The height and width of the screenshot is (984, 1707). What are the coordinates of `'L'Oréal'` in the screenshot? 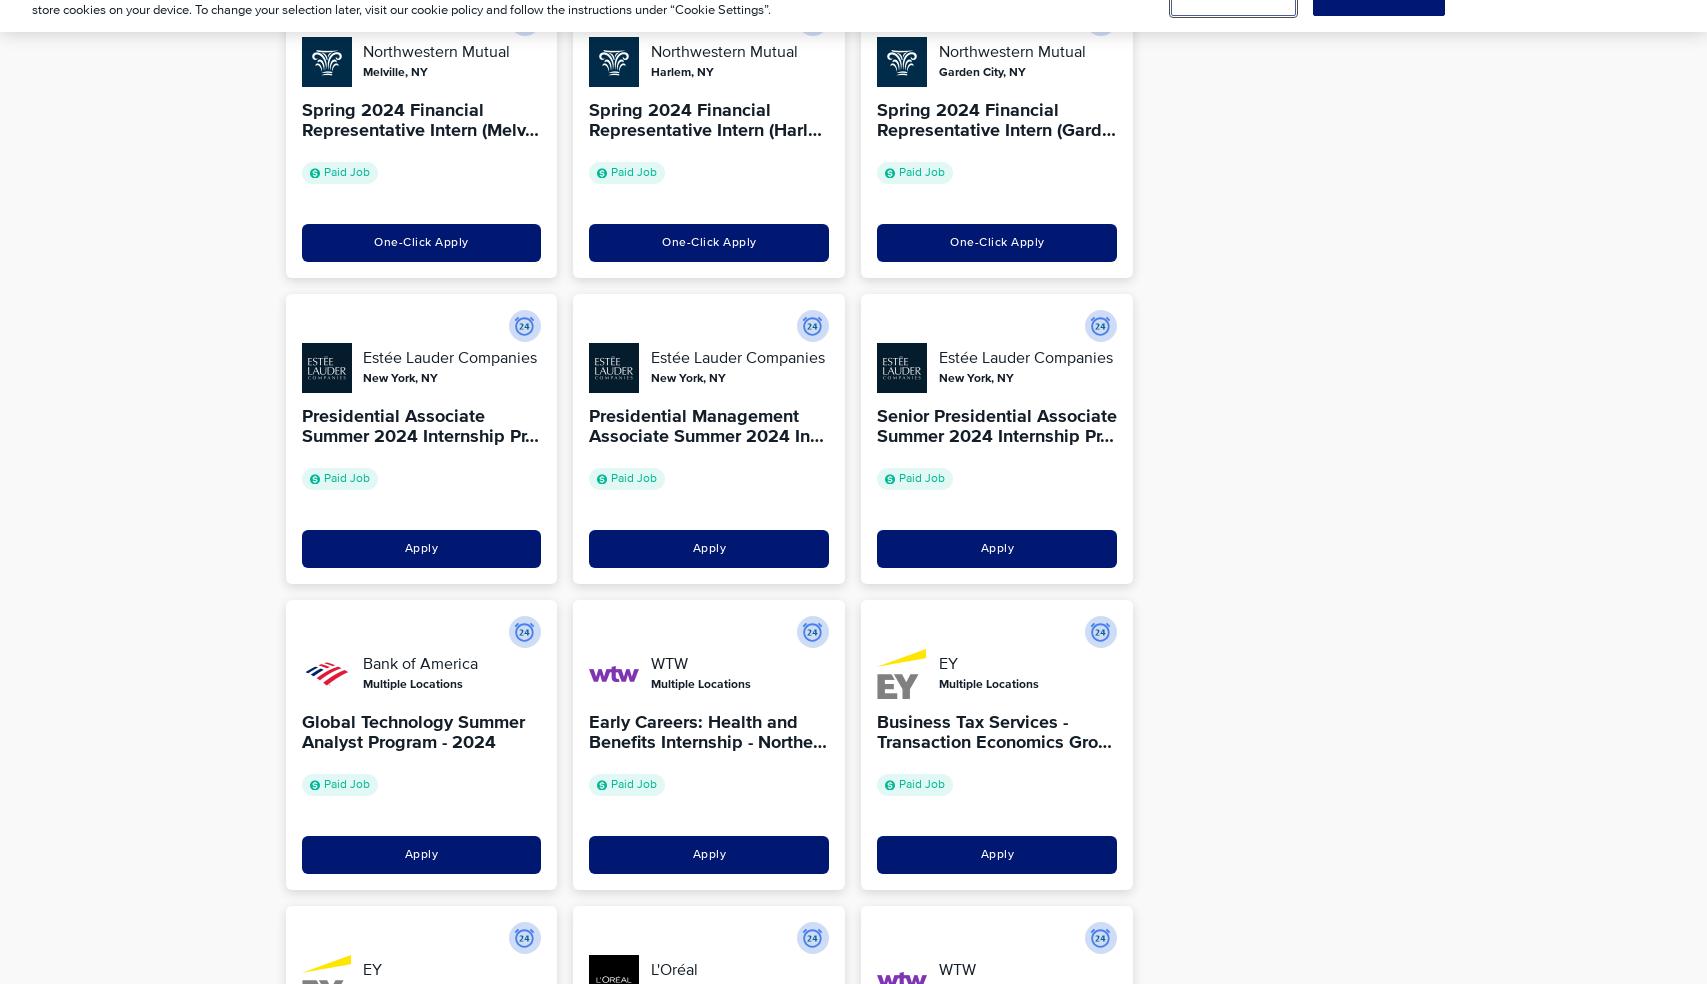 It's located at (674, 970).